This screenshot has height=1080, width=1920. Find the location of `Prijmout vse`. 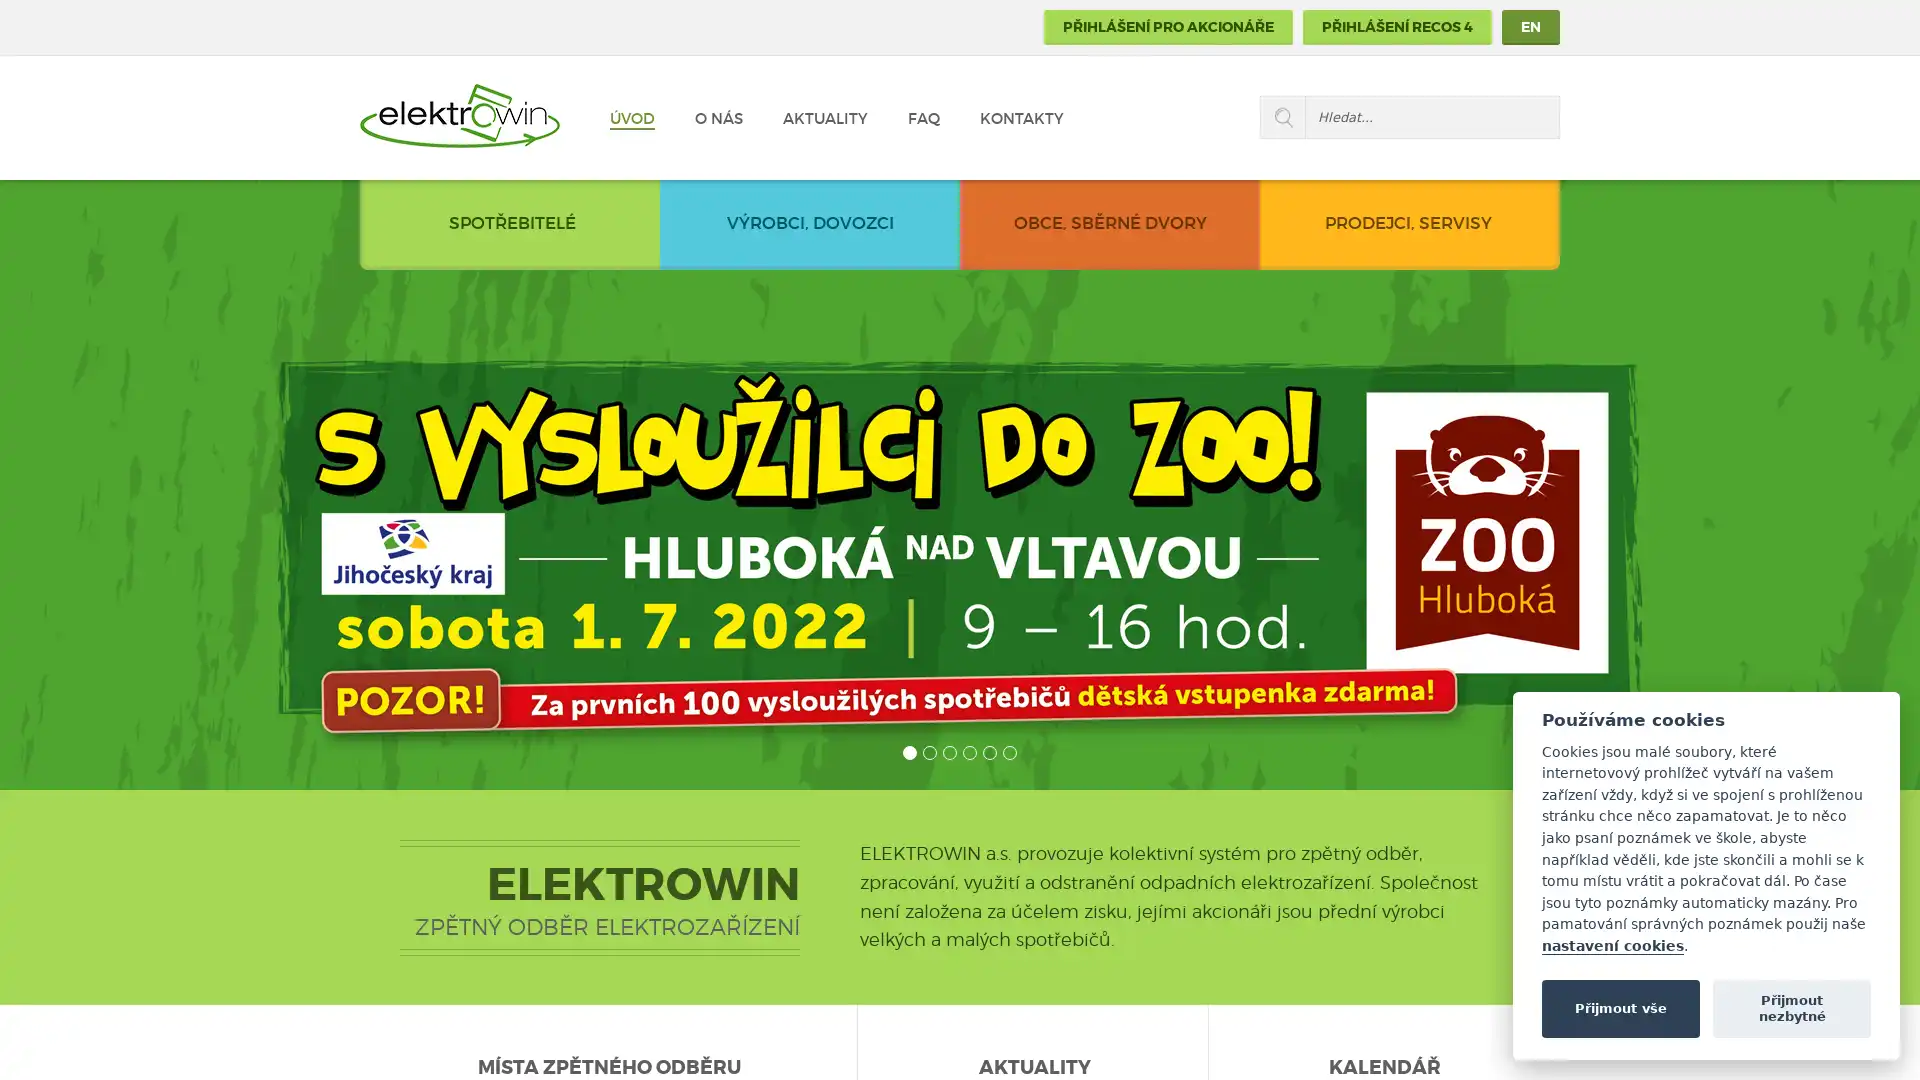

Prijmout vse is located at coordinates (1620, 1007).